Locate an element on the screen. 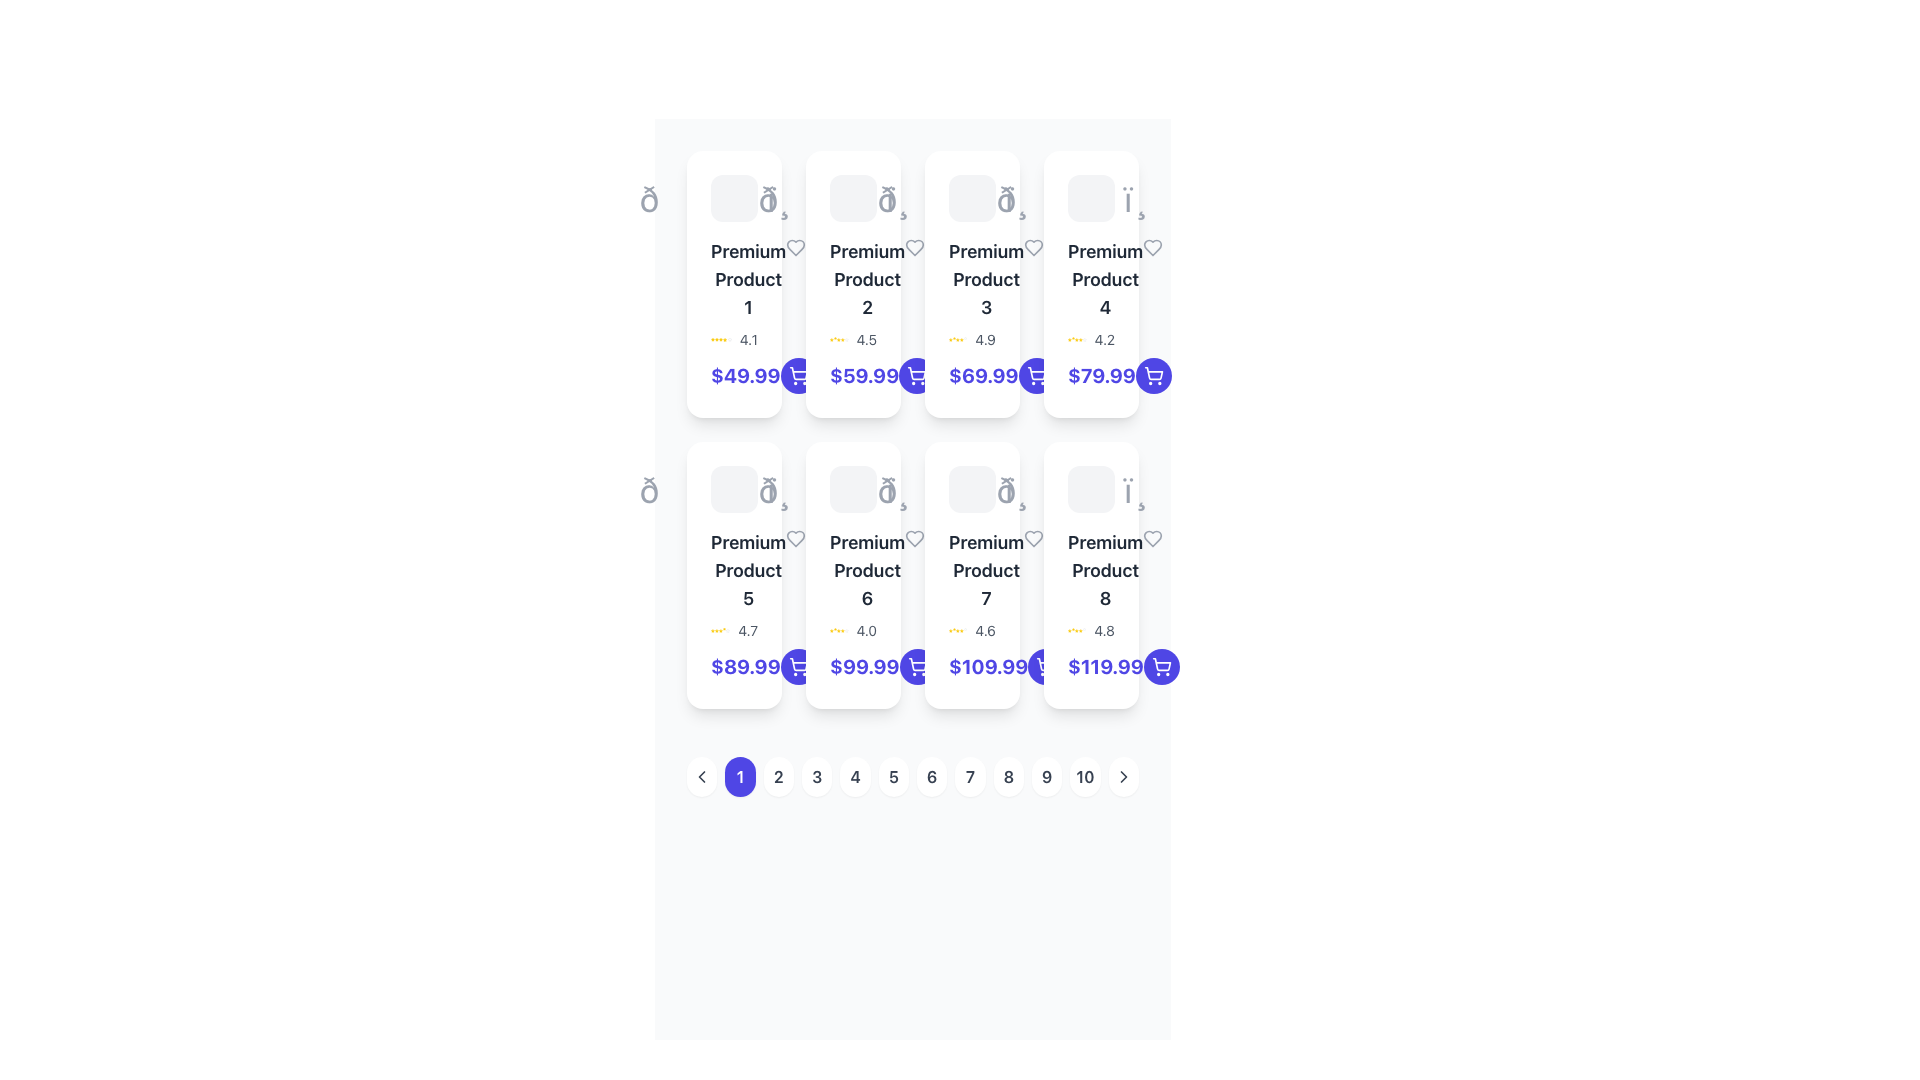 The height and width of the screenshot is (1080, 1920). the price text label located in the third product card in the first row to possibly trigger a tooltip is located at coordinates (972, 375).